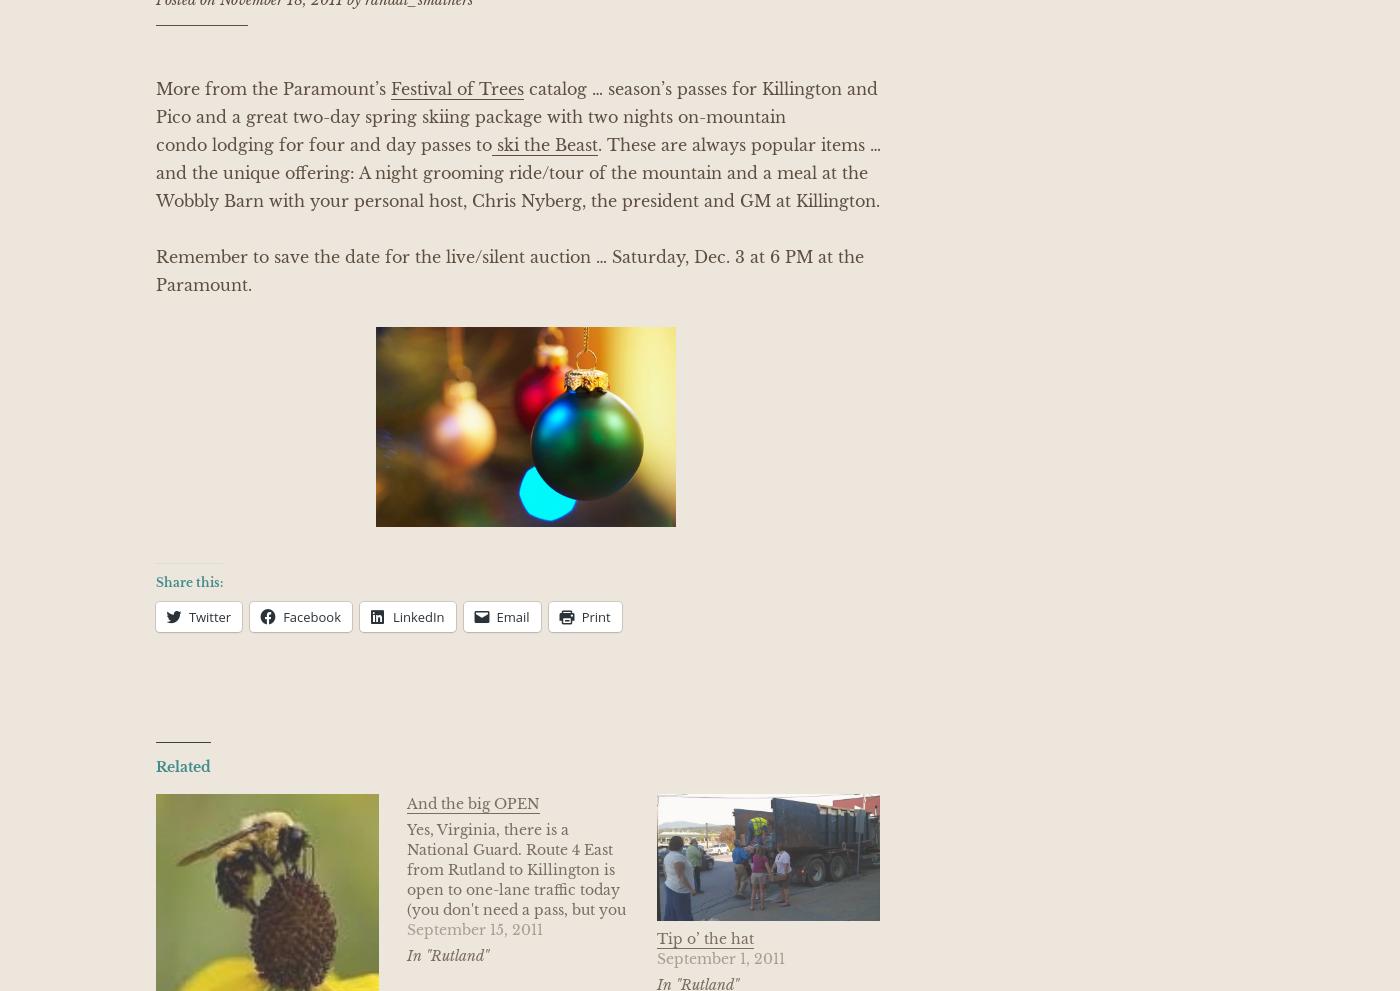 This screenshot has height=991, width=1400. What do you see at coordinates (210, 616) in the screenshot?
I see `'Twitter'` at bounding box center [210, 616].